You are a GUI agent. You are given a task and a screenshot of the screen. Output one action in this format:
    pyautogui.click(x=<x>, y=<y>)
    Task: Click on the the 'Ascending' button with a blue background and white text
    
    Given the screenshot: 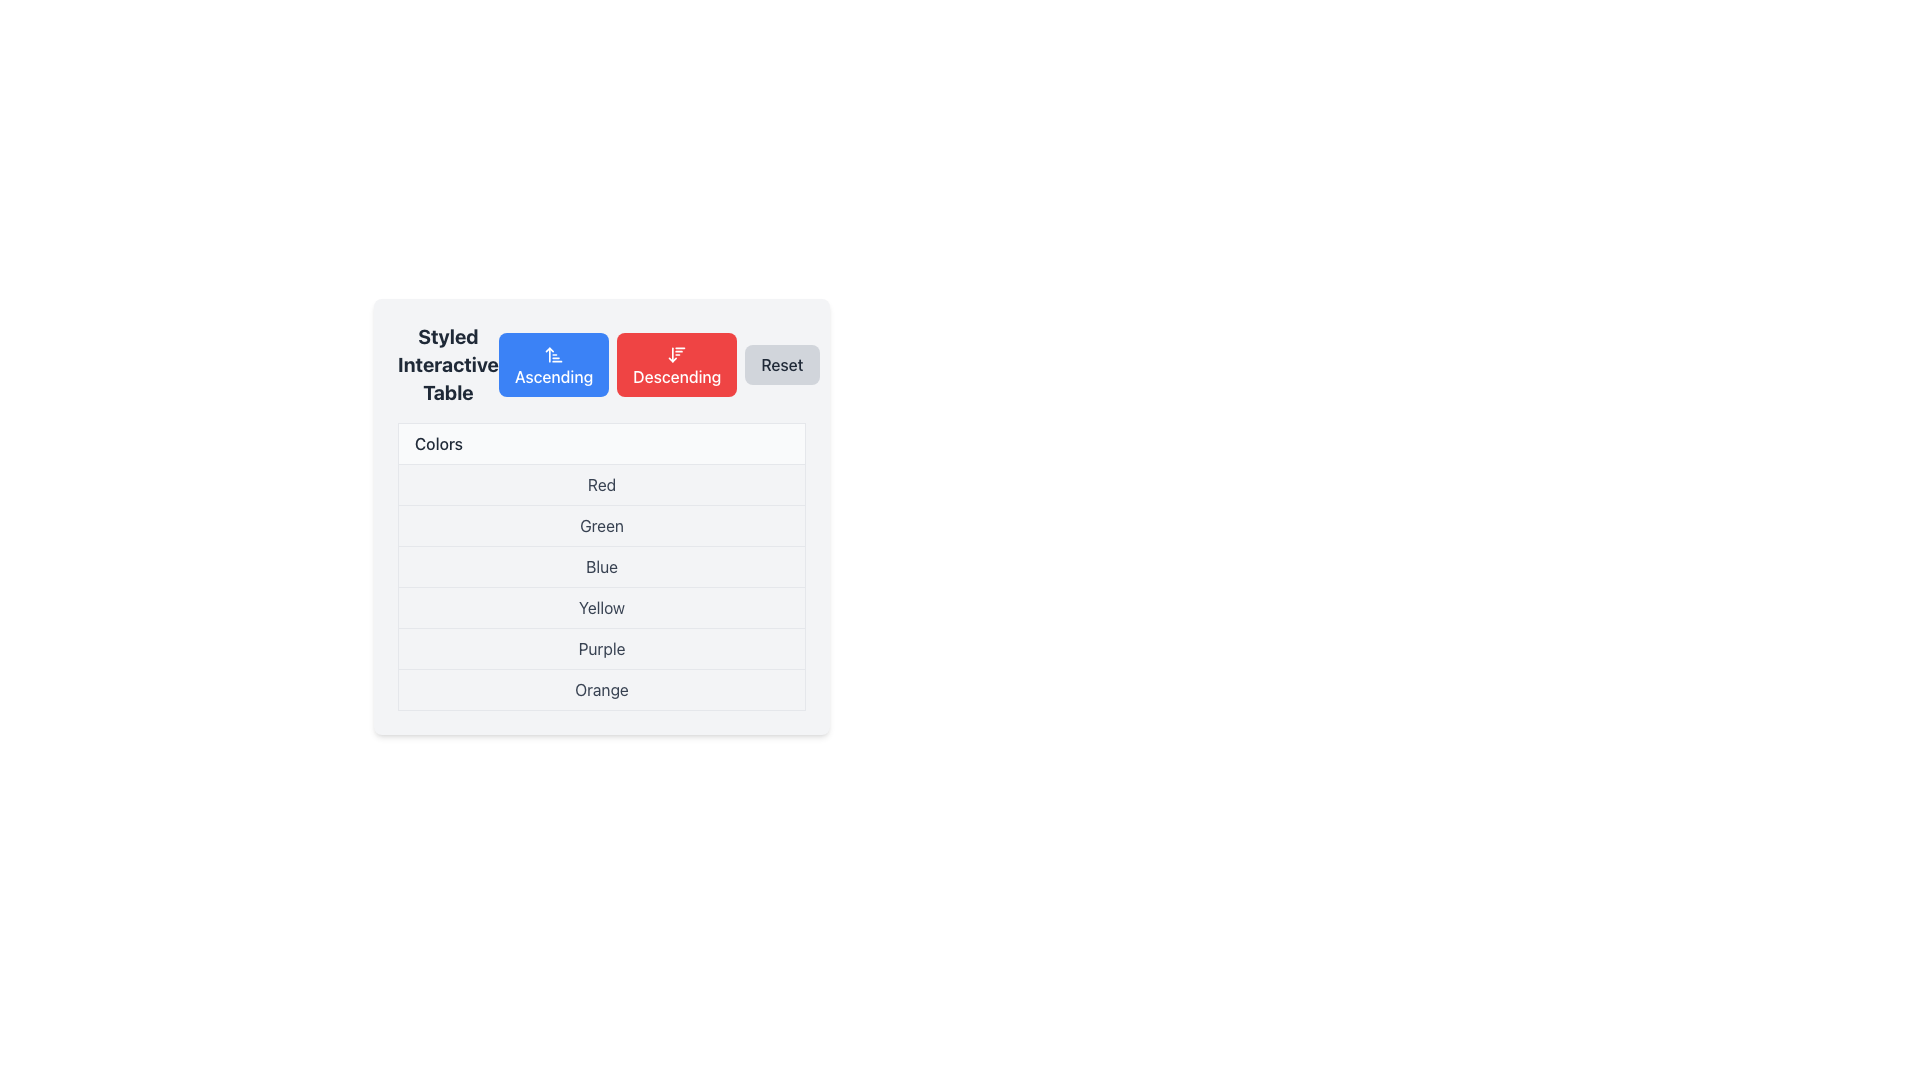 What is the action you would take?
    pyautogui.click(x=600, y=365)
    